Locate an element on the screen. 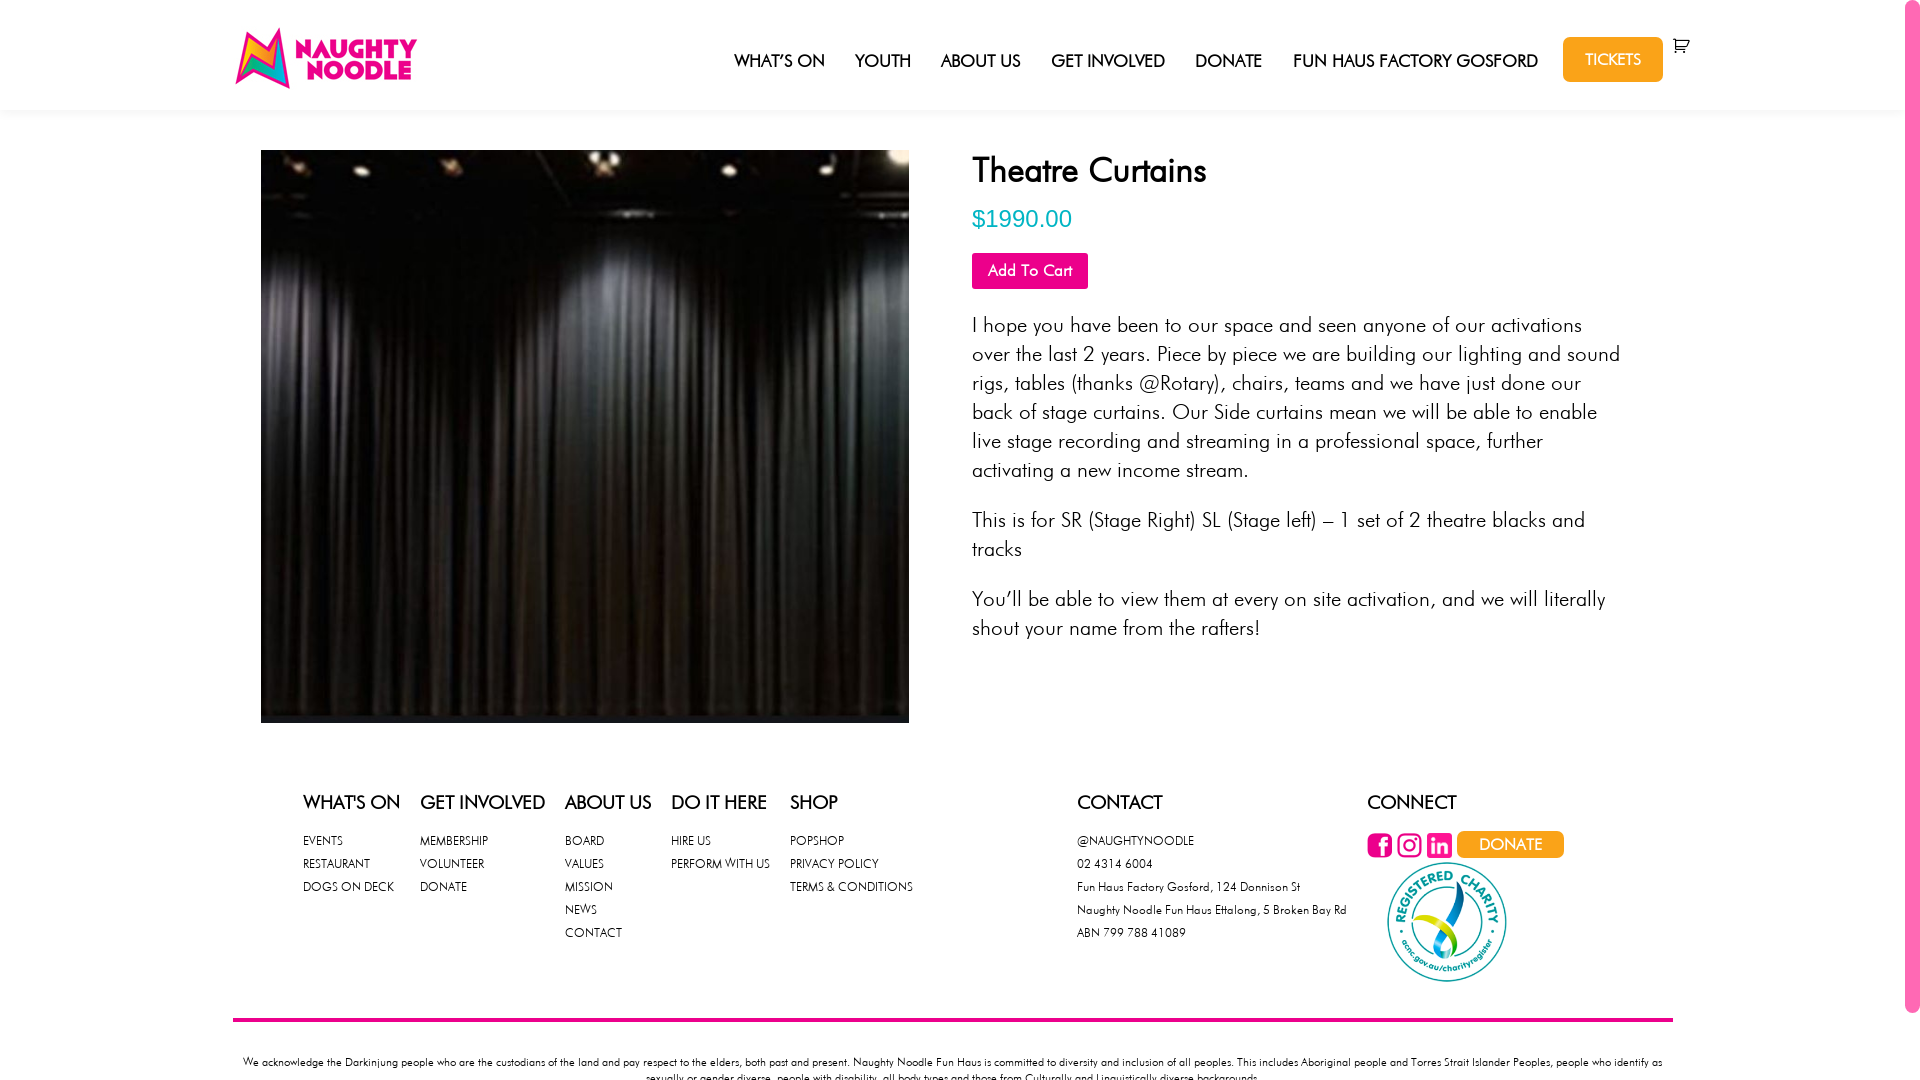 The image size is (1920, 1080). 'HIRE US' is located at coordinates (690, 840).